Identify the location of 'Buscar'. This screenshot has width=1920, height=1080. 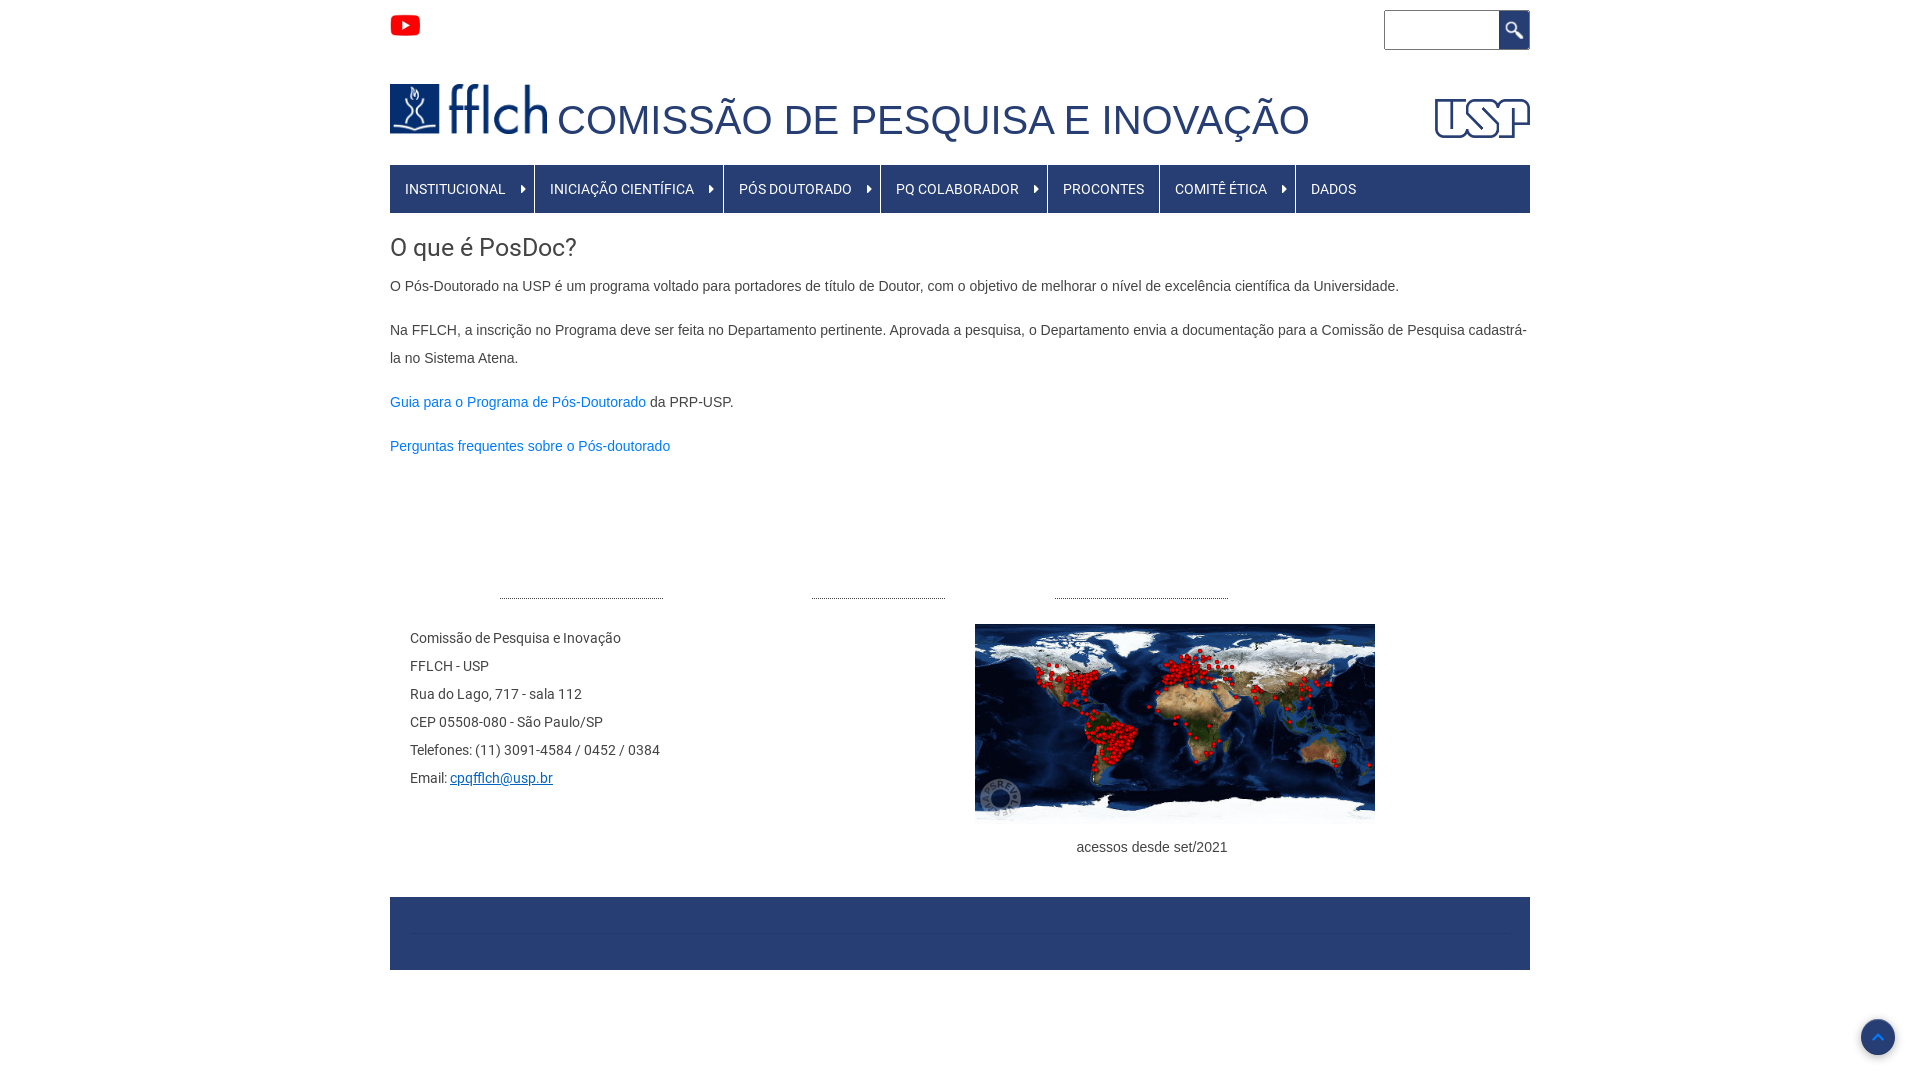
(1513, 30).